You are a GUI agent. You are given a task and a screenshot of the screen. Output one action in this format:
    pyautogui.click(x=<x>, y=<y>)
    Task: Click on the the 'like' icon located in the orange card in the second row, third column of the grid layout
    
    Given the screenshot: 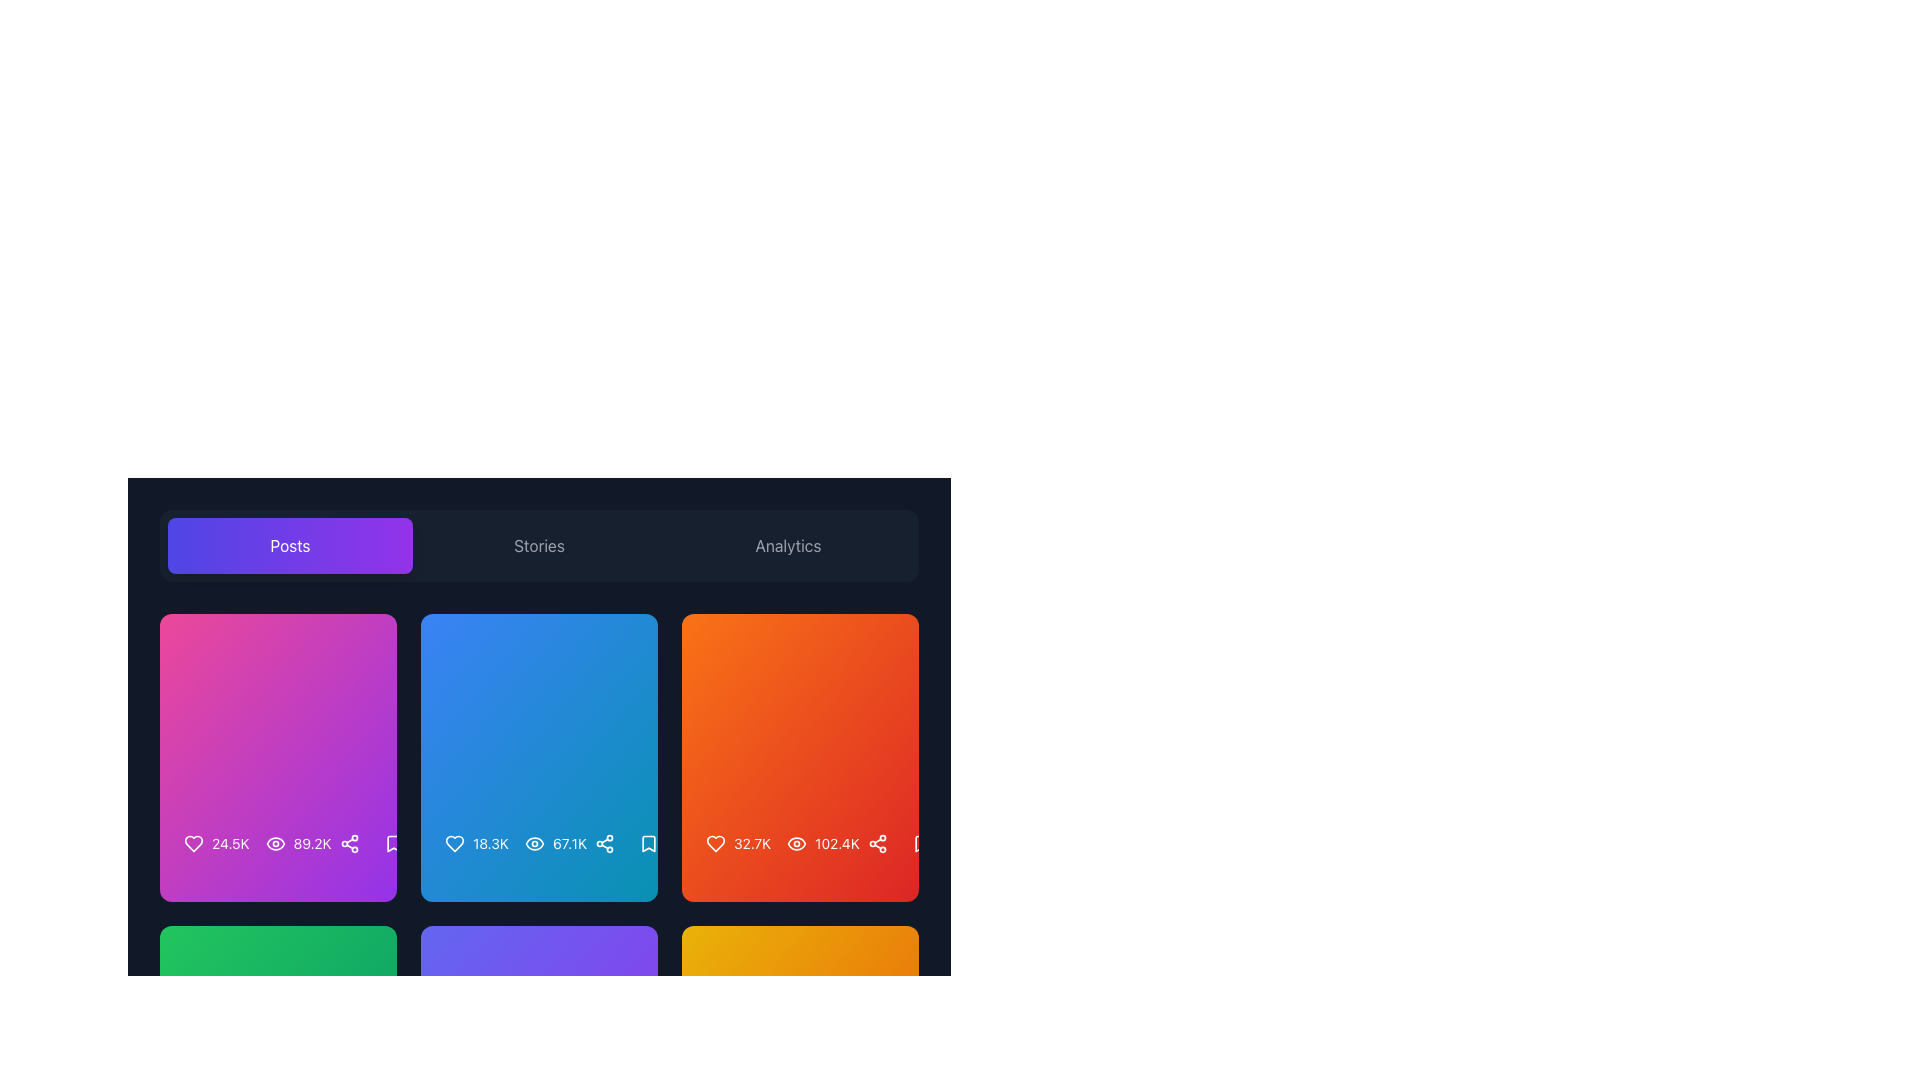 What is the action you would take?
    pyautogui.click(x=715, y=844)
    